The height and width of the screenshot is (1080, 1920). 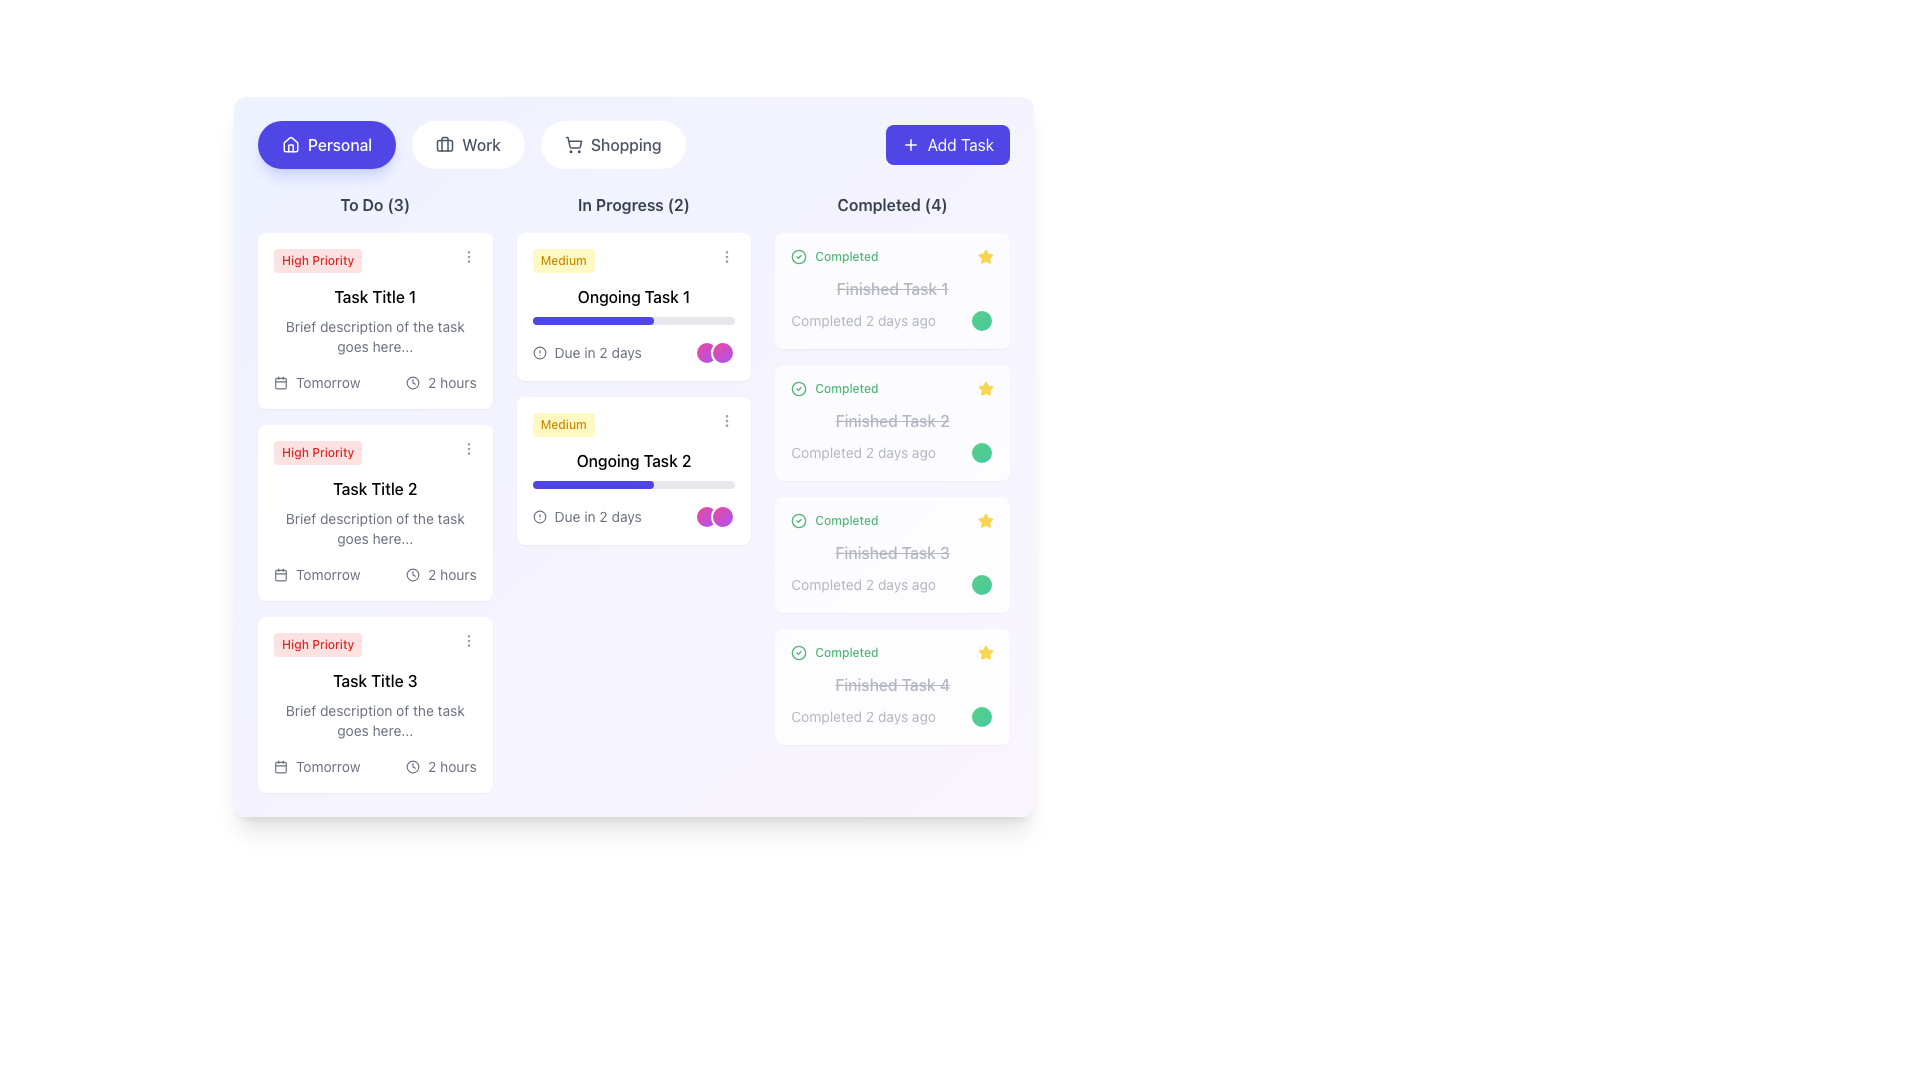 I want to click on the text label displaying 'Due in 2 days' located under the progress bar of the 'Ongoing Task 2' card in the 'In Progress' section, so click(x=597, y=515).